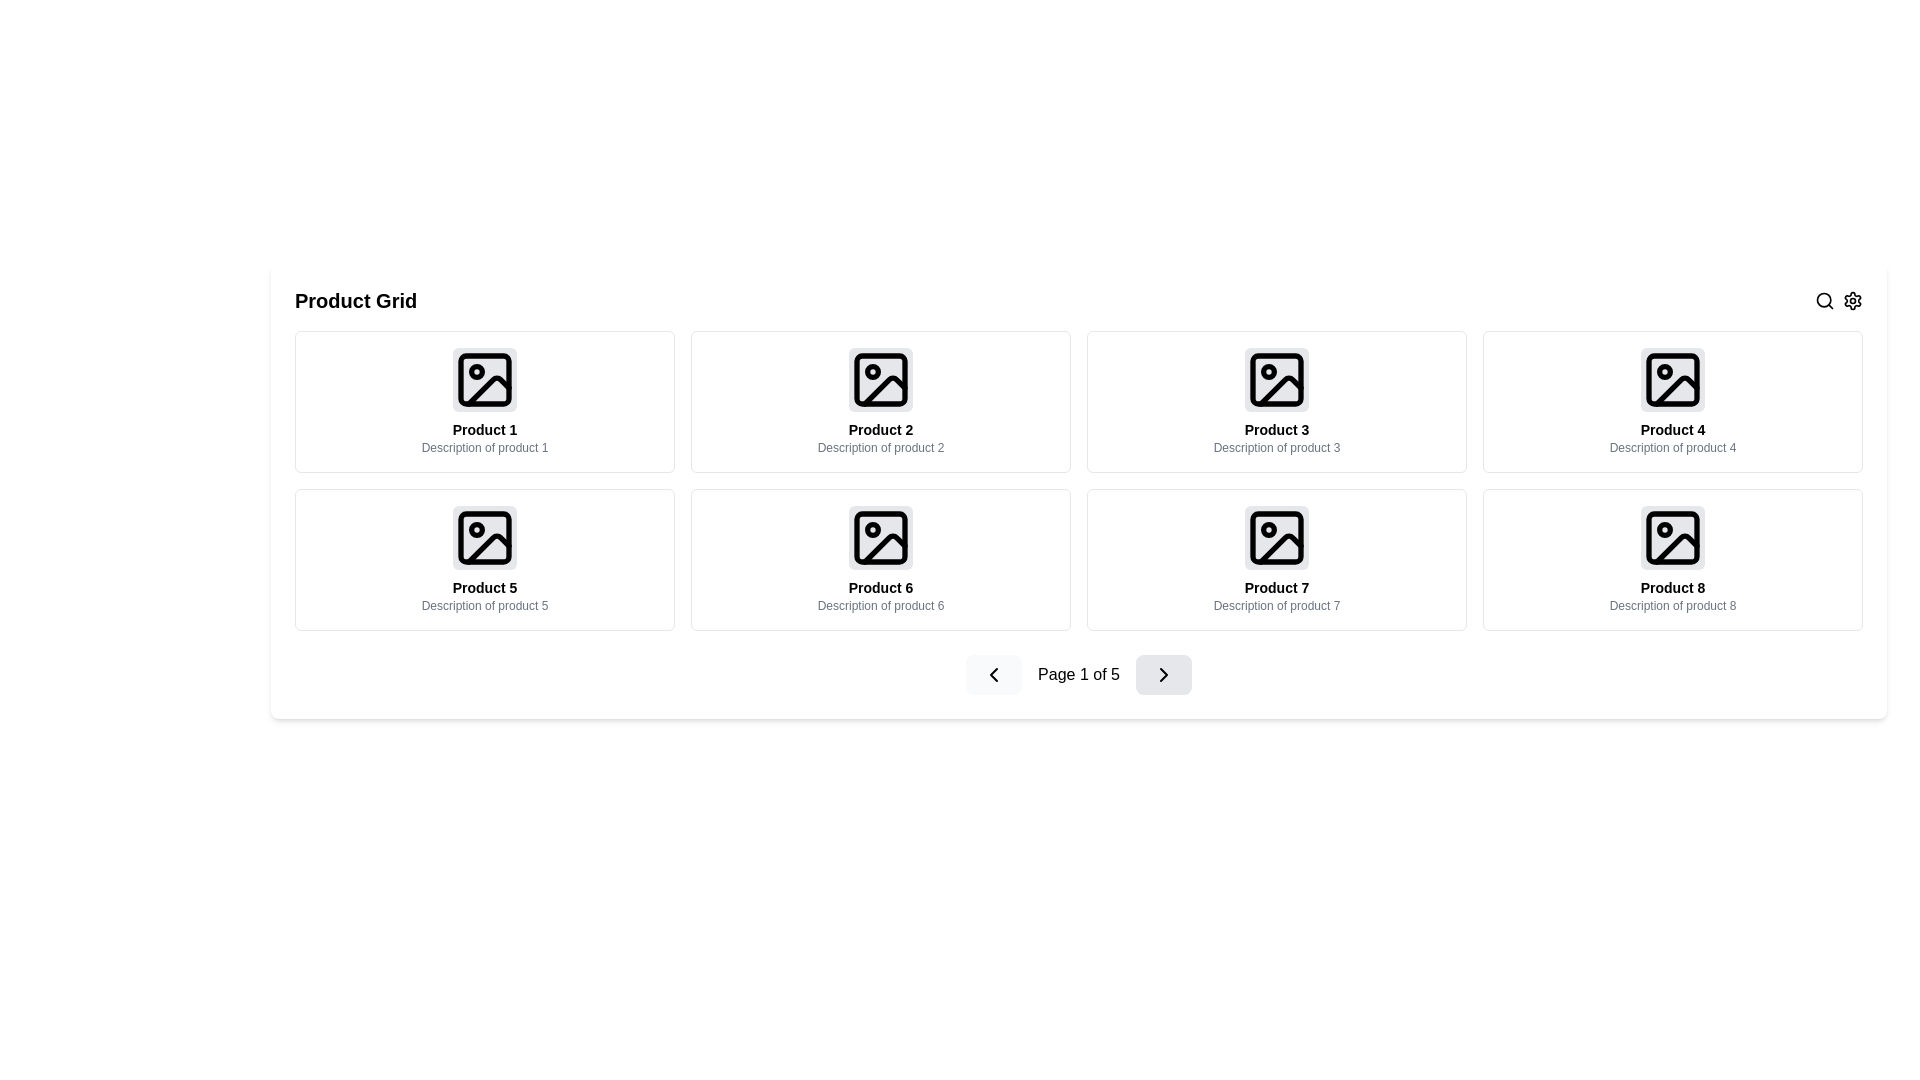 The image size is (1920, 1080). Describe the element at coordinates (484, 380) in the screenshot. I see `the rounded rectangle SVG element associated with 'Product 1' in the product grid` at that location.